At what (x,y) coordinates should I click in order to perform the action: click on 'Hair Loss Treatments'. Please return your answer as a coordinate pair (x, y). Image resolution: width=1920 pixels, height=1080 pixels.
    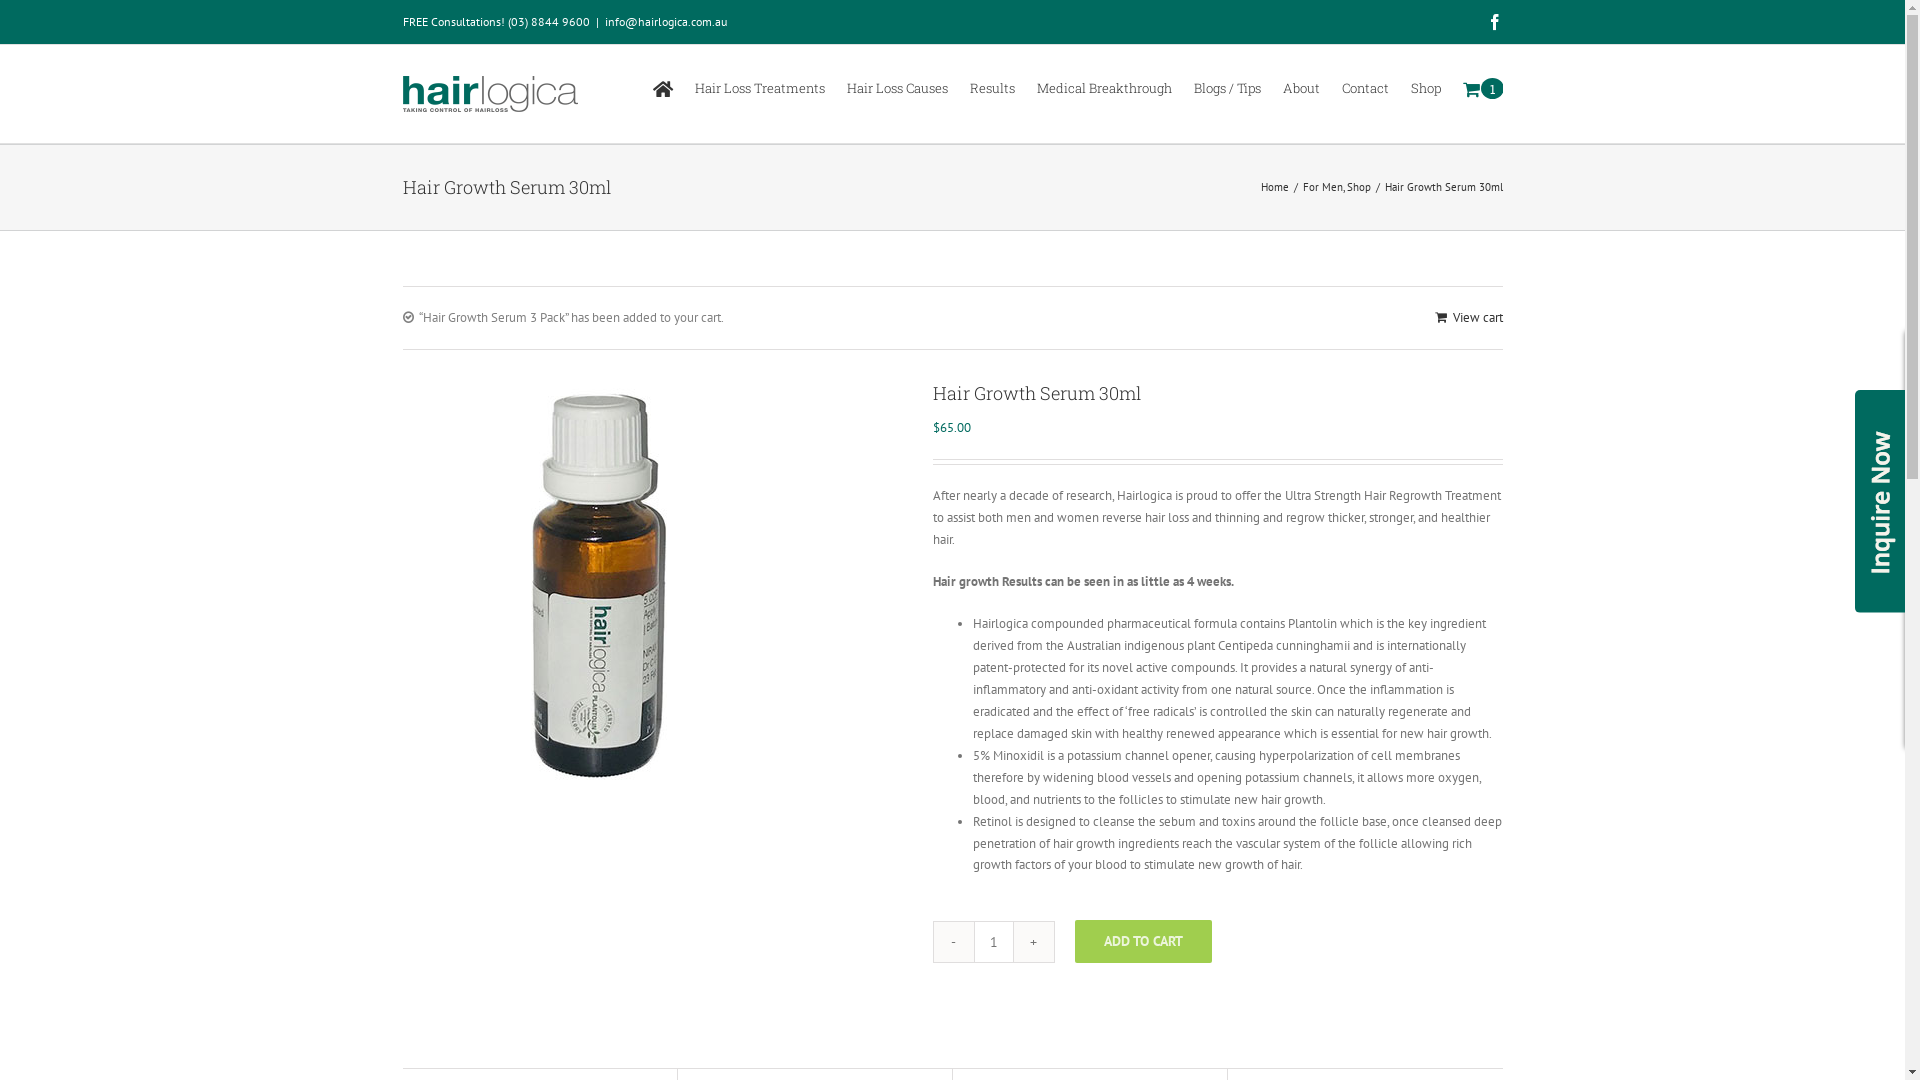
    Looking at the image, I should click on (694, 86).